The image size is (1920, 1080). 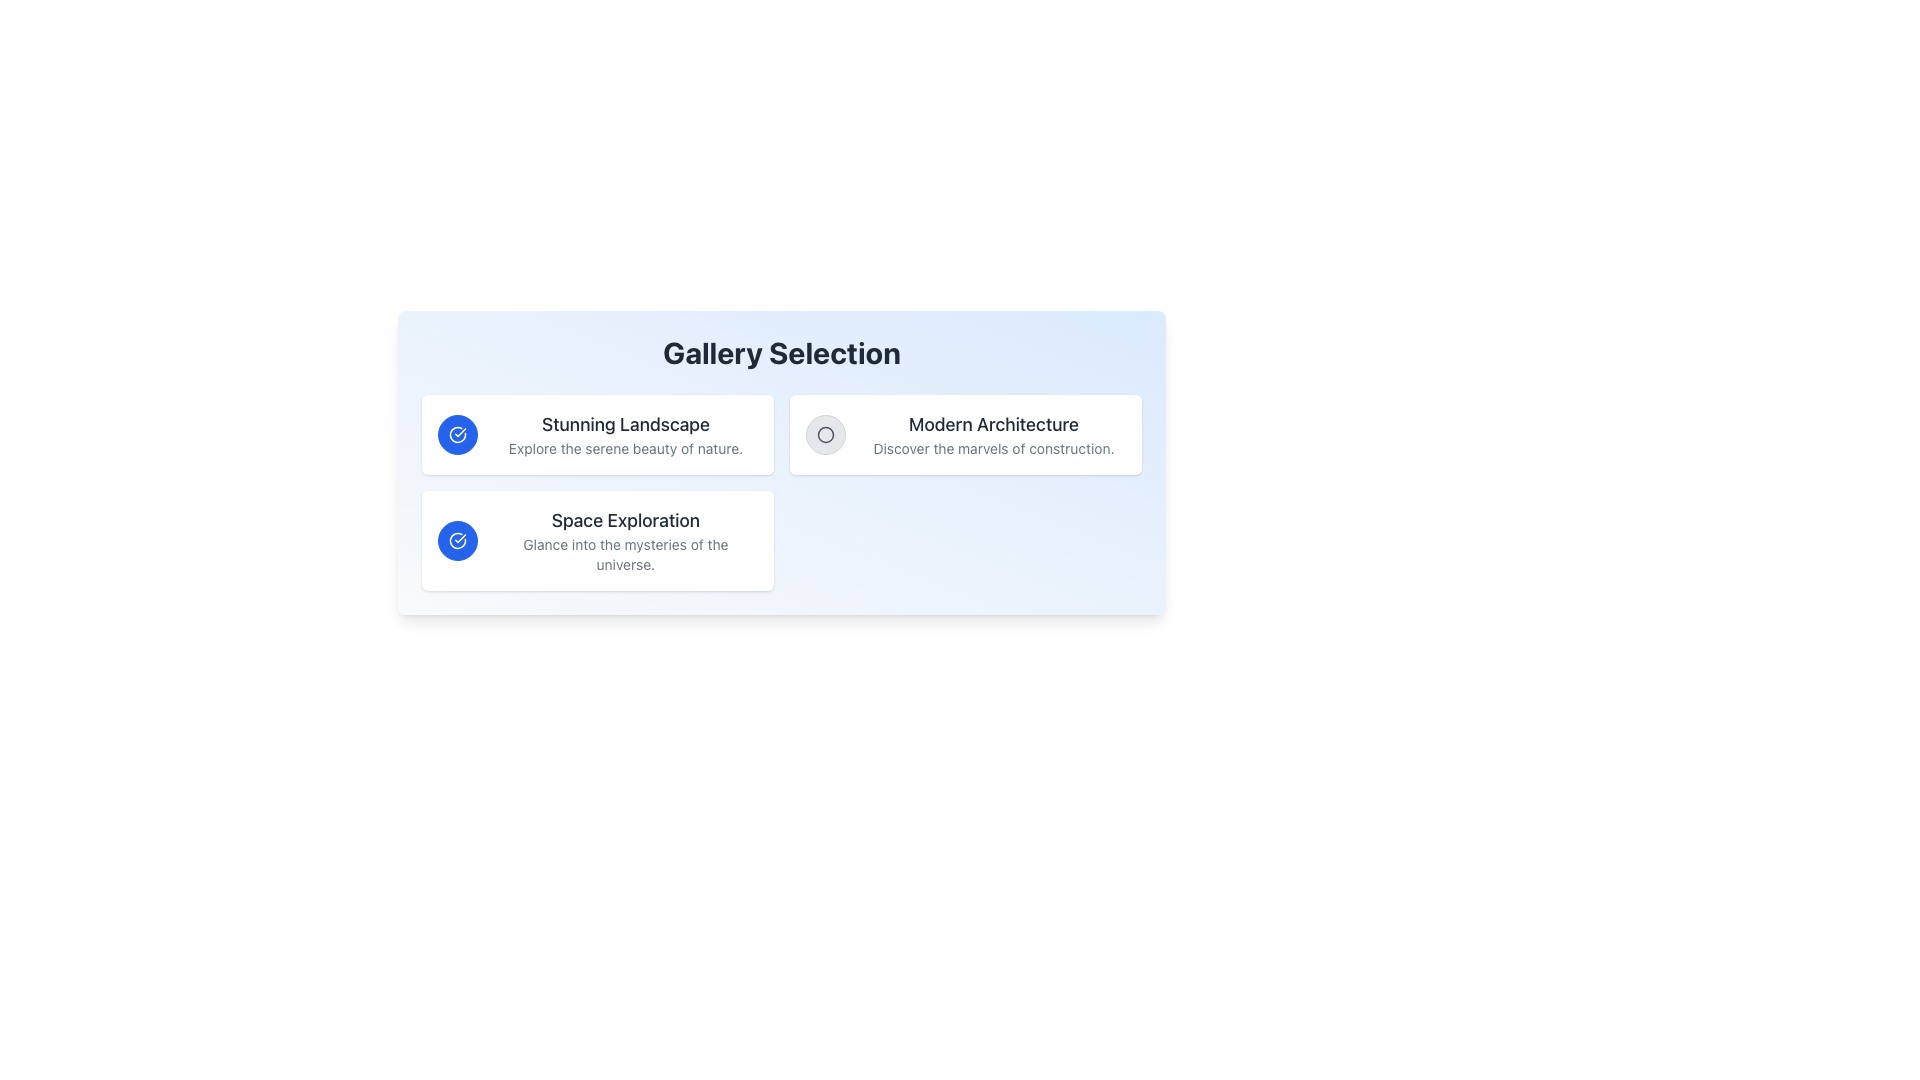 What do you see at coordinates (825, 434) in the screenshot?
I see `the circular icon with a subtle 3D embossed design, which is the second item in the top row of a grid layout` at bounding box center [825, 434].